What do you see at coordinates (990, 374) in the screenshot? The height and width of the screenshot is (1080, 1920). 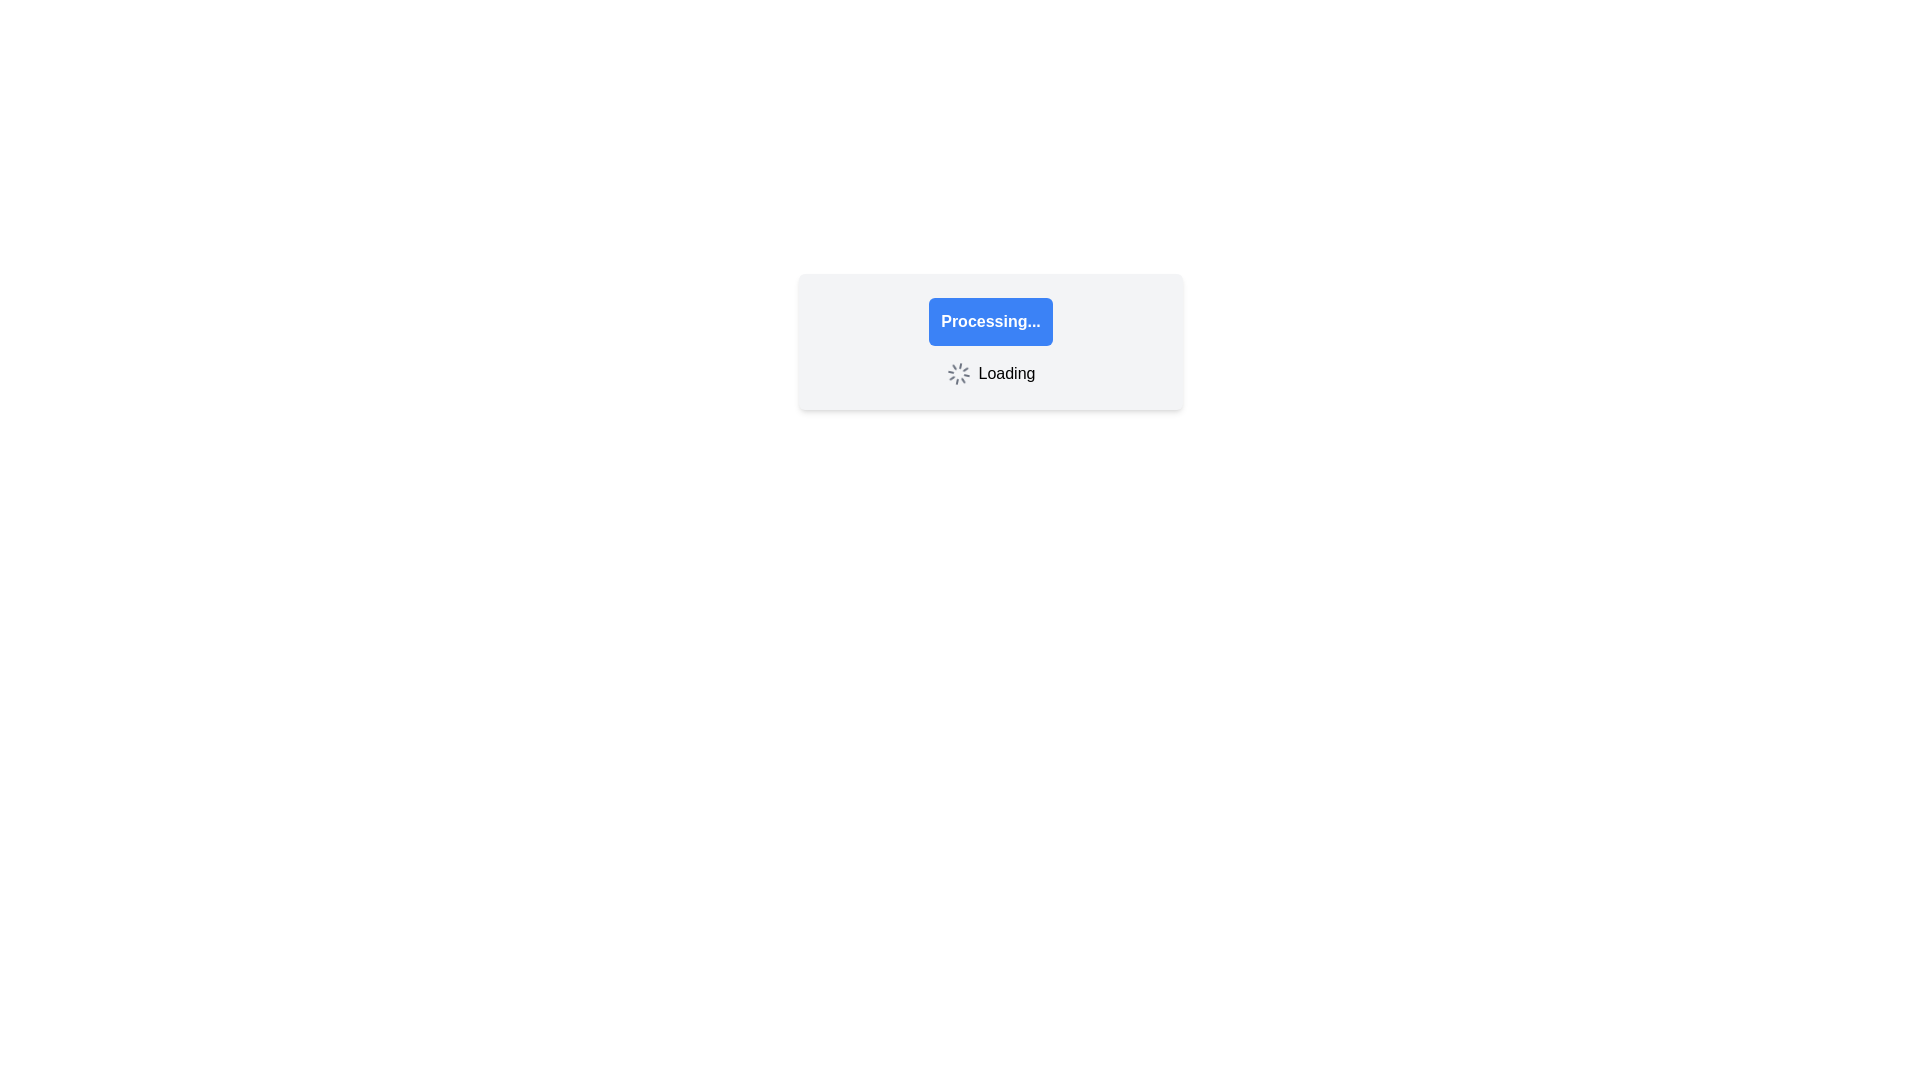 I see `the loading progress by interacting with the loading indicator that displays an animated spinning icon and the text 'Loading', positioned below the 'Processing...' button` at bounding box center [990, 374].